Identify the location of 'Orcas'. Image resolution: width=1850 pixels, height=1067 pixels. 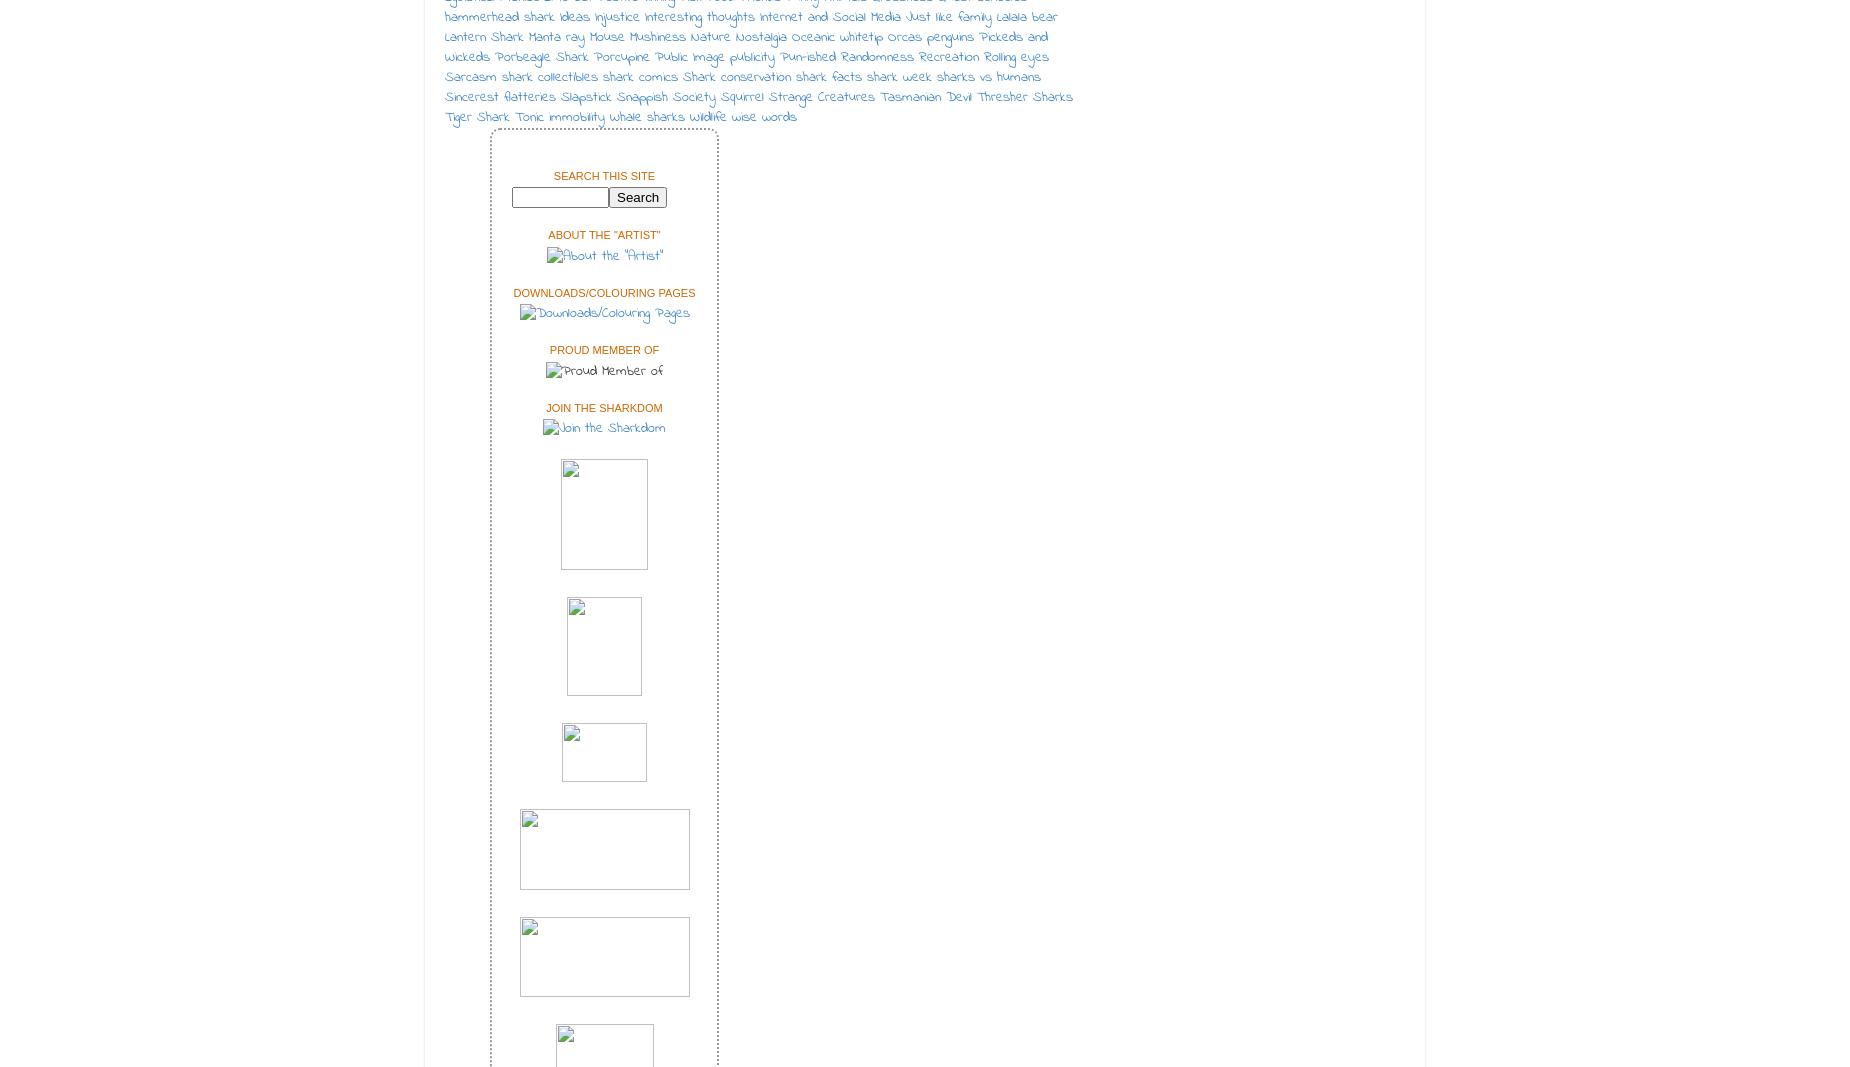
(905, 36).